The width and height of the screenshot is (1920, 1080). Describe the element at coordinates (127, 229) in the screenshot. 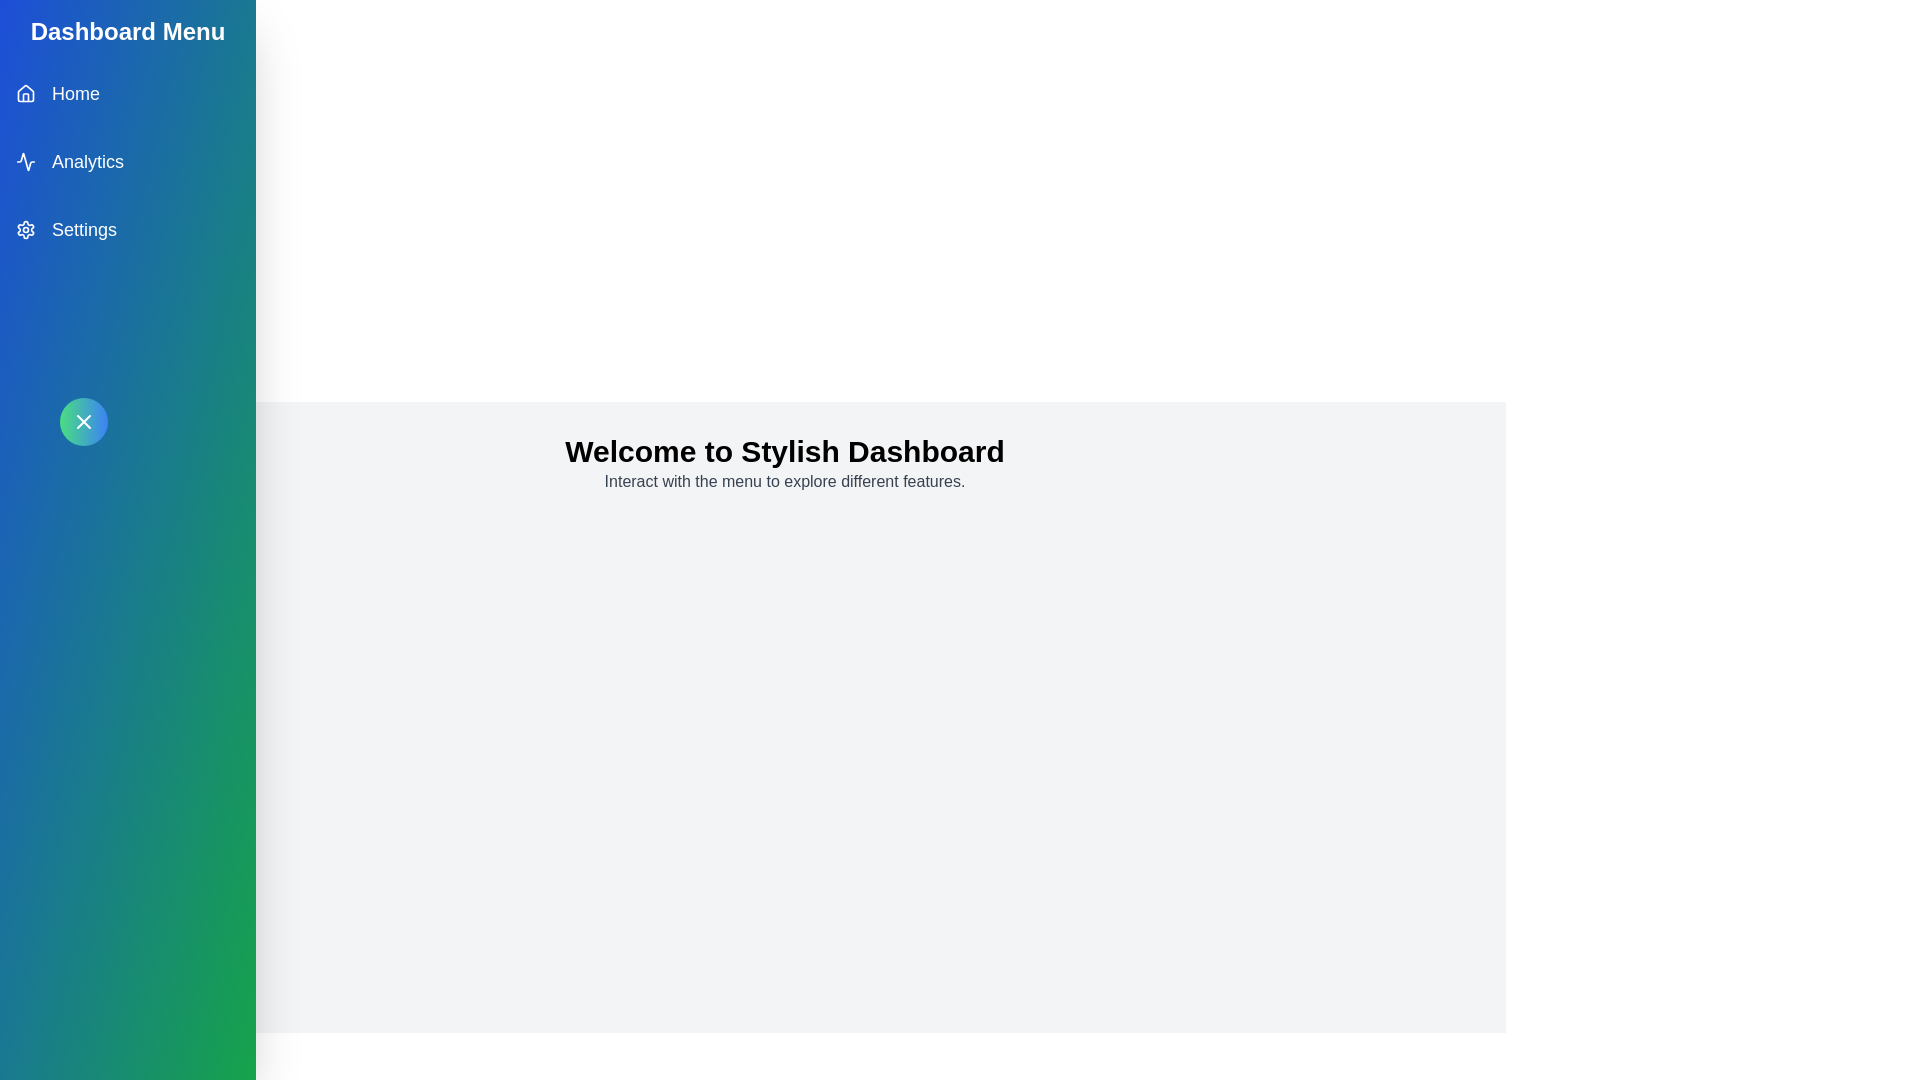

I see `the menu item Settings to observe its hover effect` at that location.